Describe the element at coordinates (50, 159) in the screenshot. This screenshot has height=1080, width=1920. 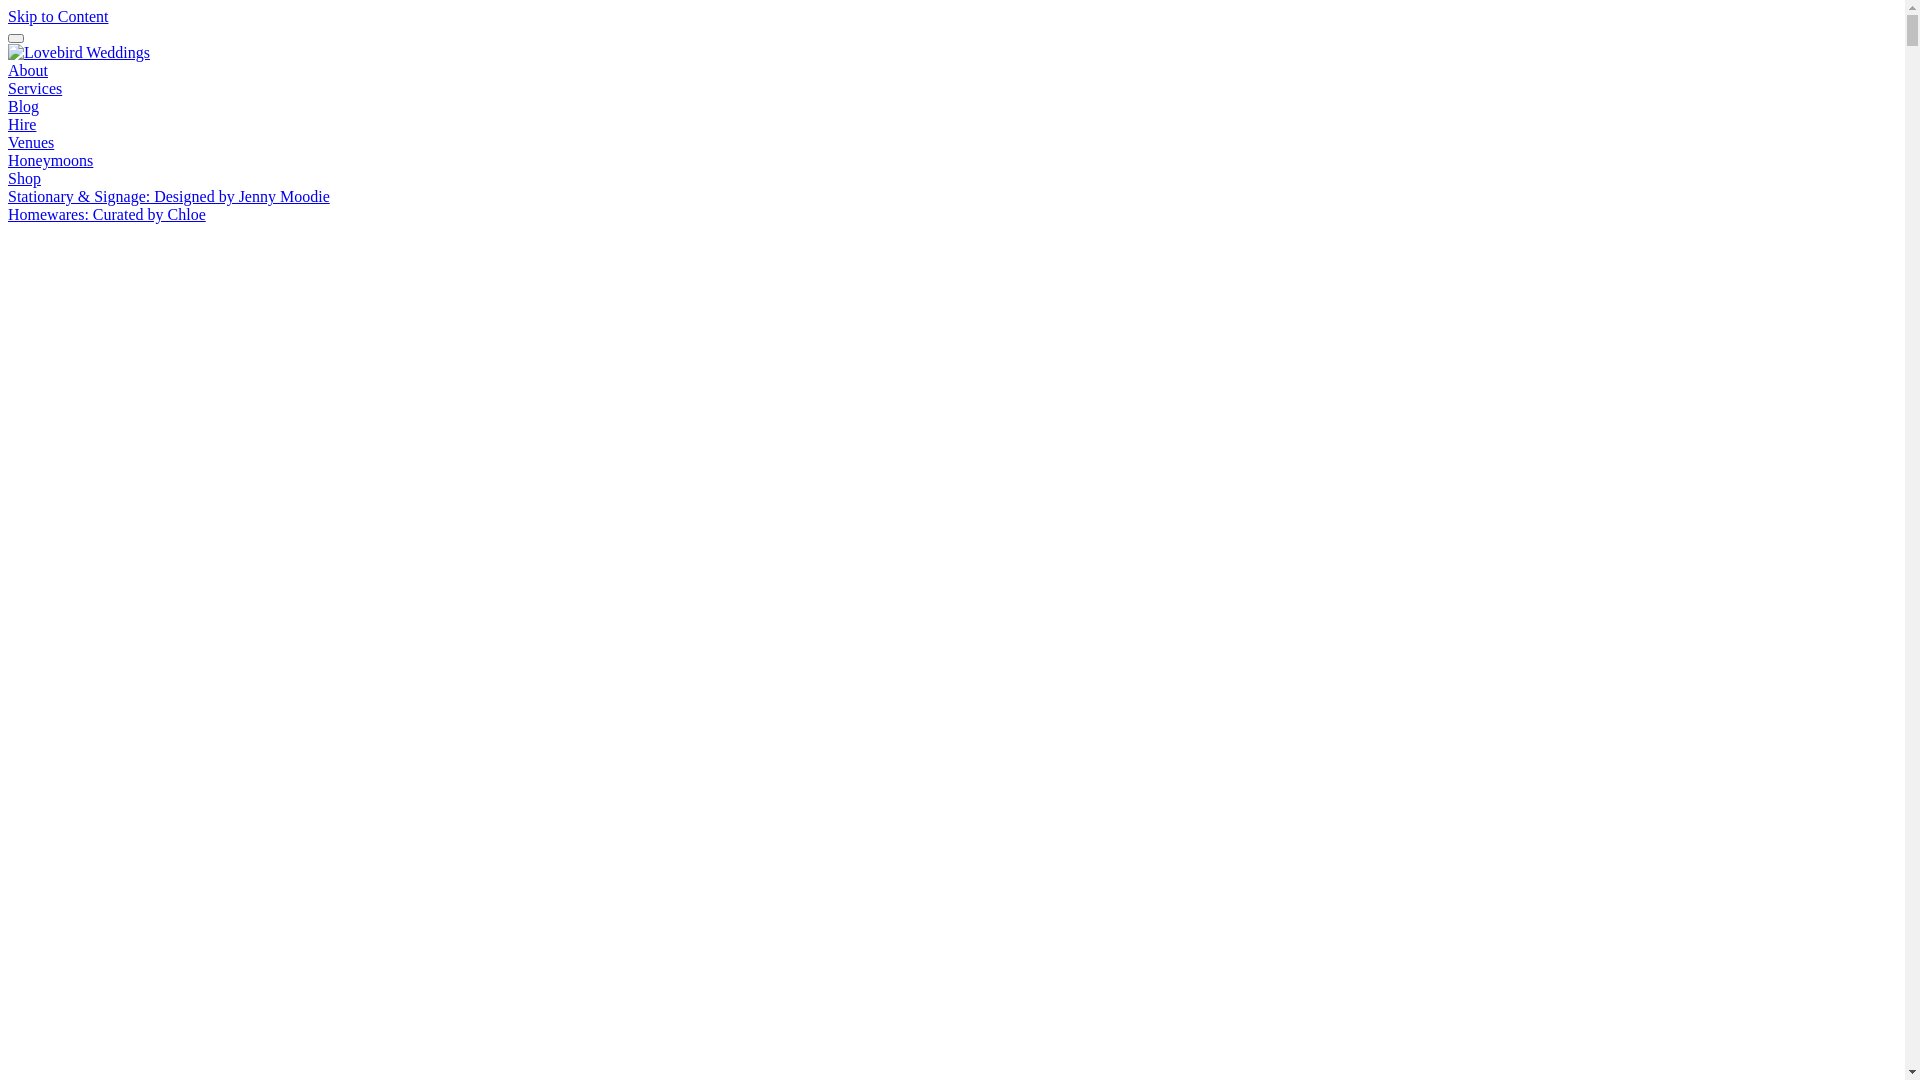
I see `'Honeymoons'` at that location.